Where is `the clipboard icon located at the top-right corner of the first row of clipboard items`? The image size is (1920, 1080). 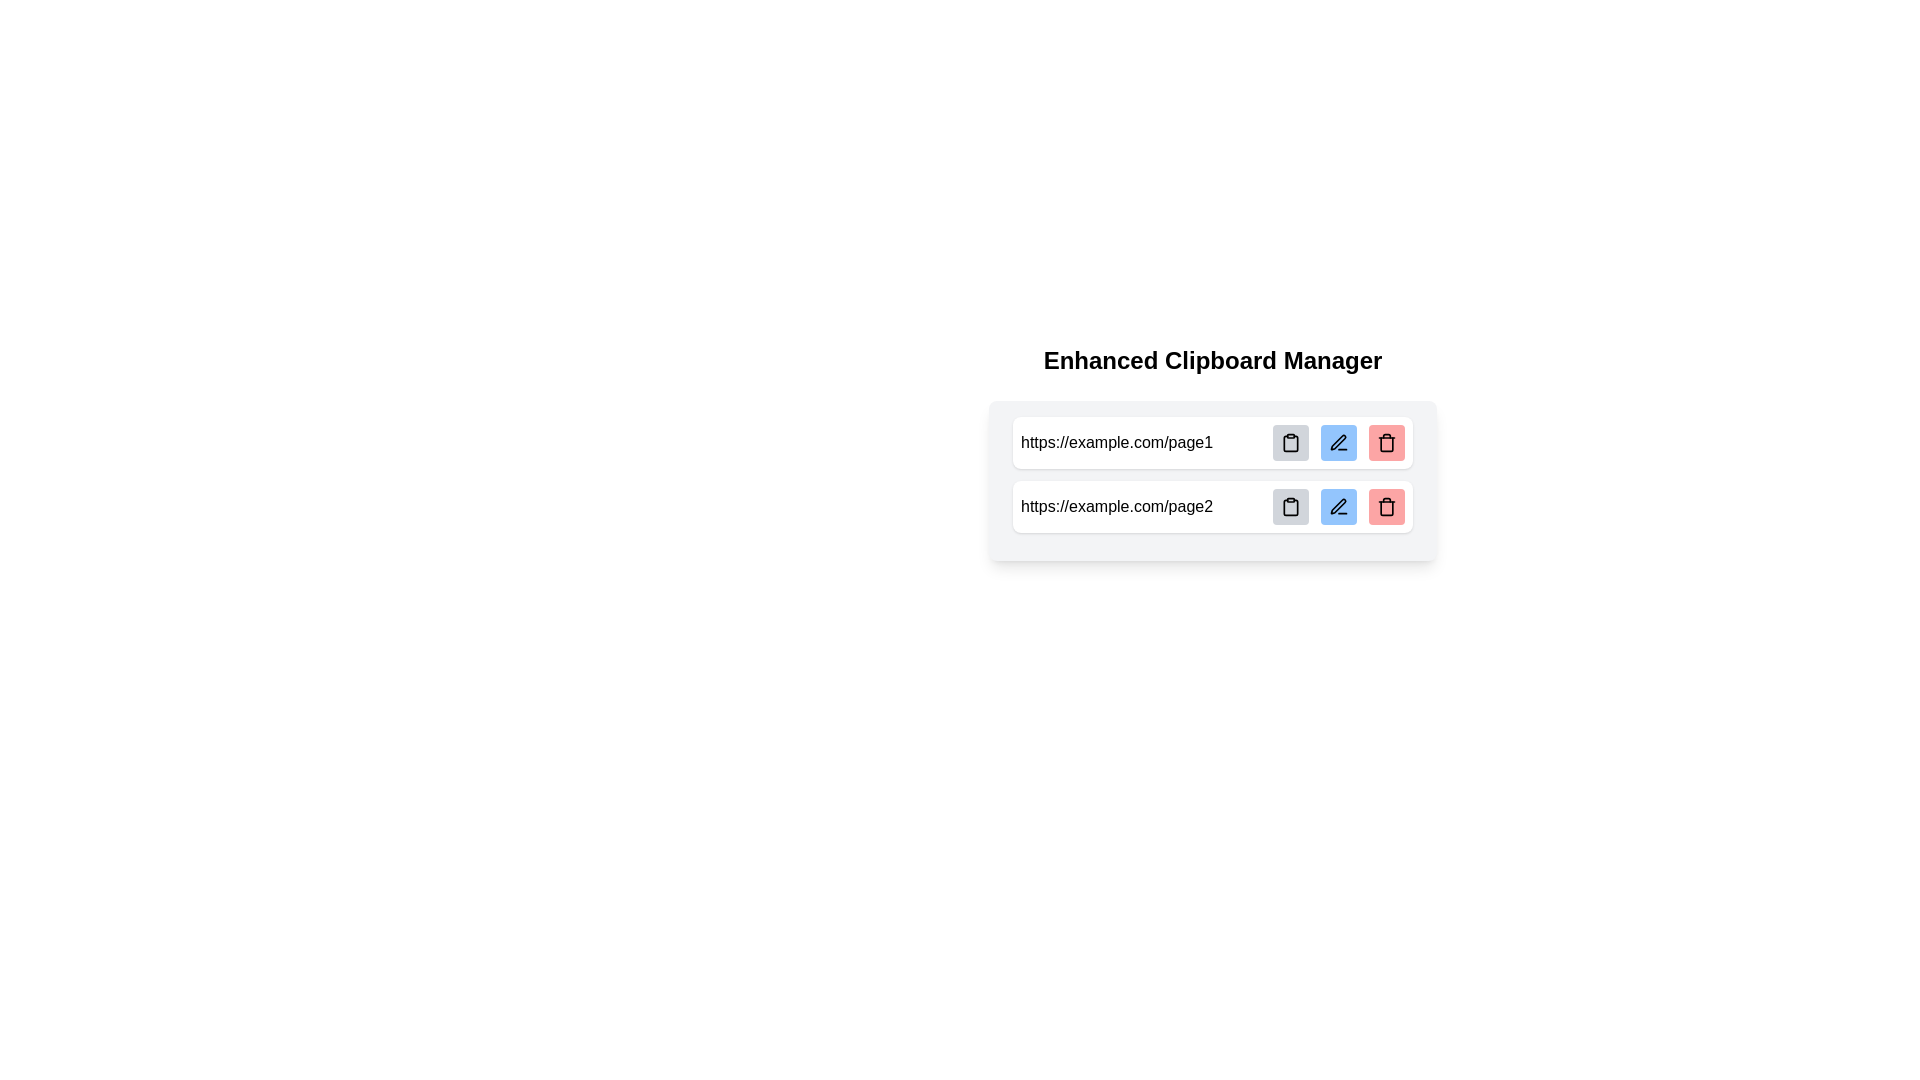
the clipboard icon located at the top-right corner of the first row of clipboard items is located at coordinates (1291, 505).